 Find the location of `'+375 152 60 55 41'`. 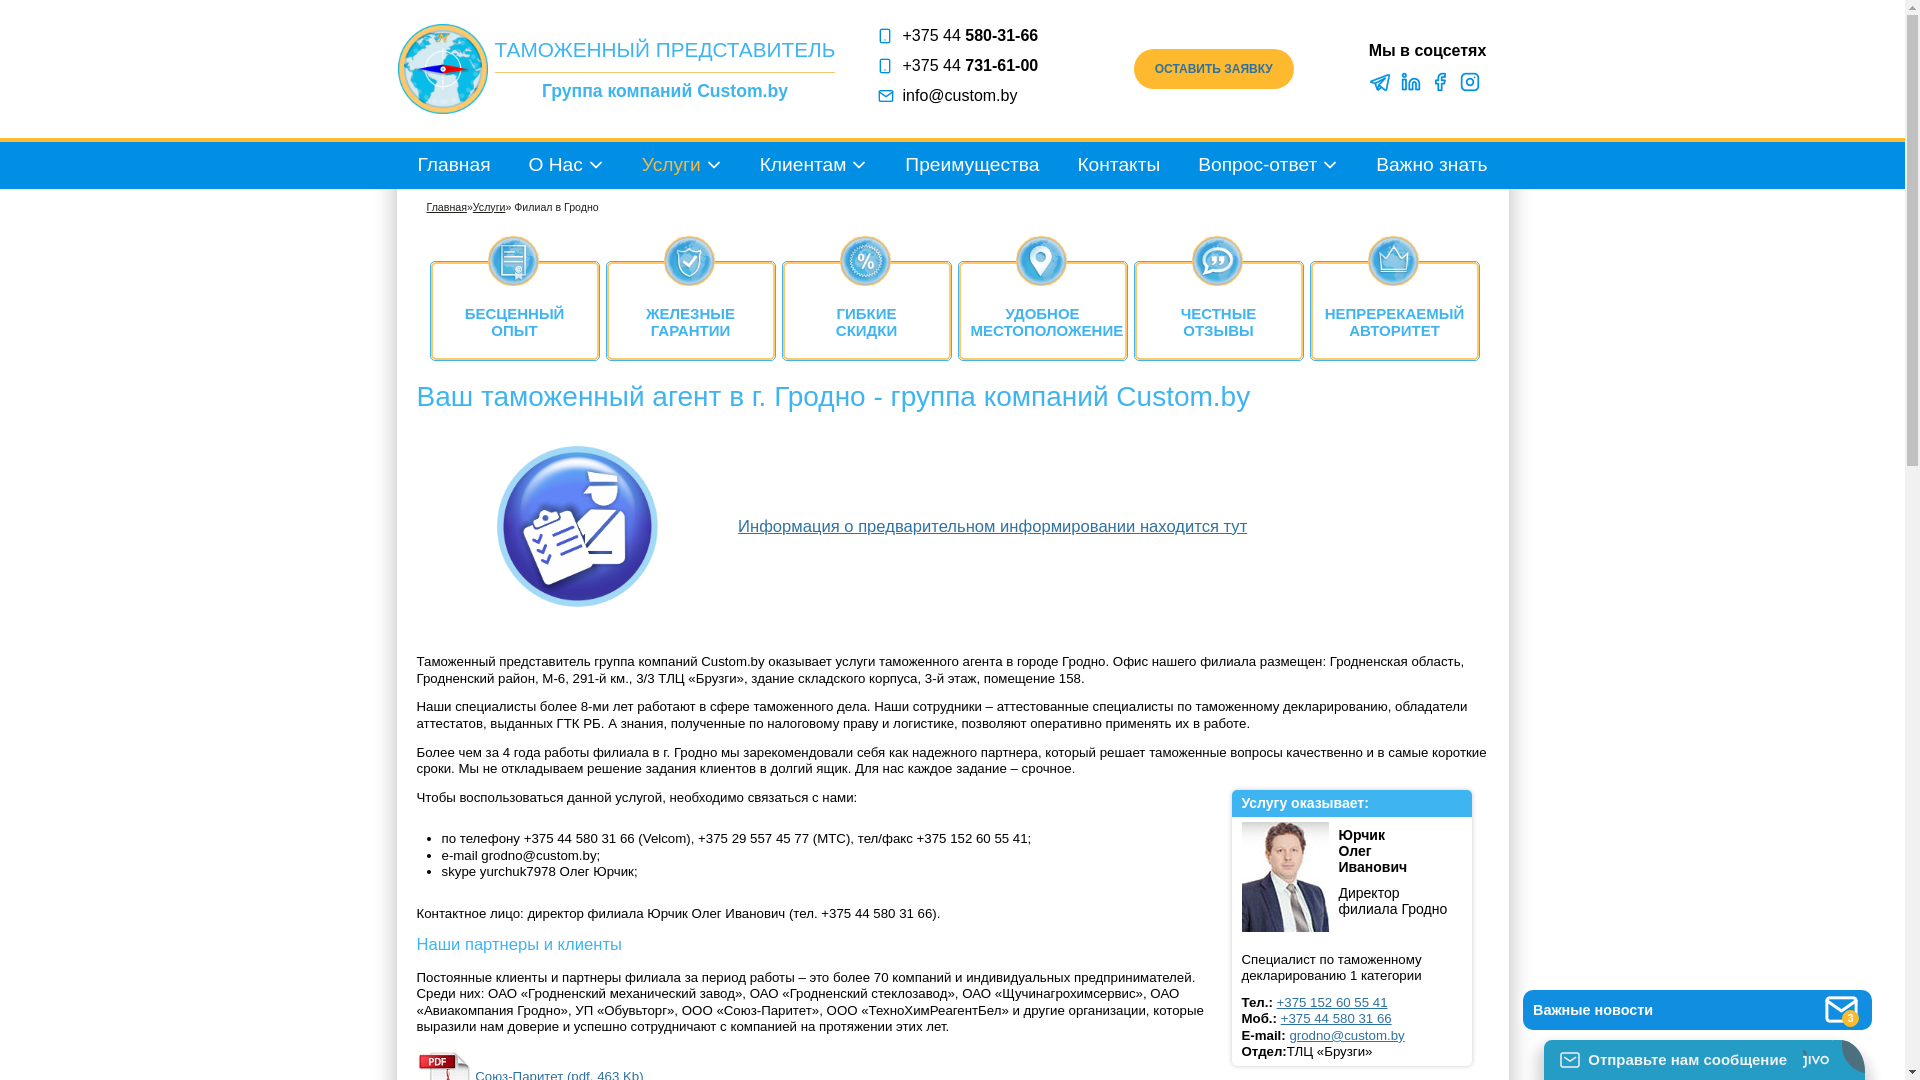

'+375 152 60 55 41' is located at coordinates (1332, 1002).